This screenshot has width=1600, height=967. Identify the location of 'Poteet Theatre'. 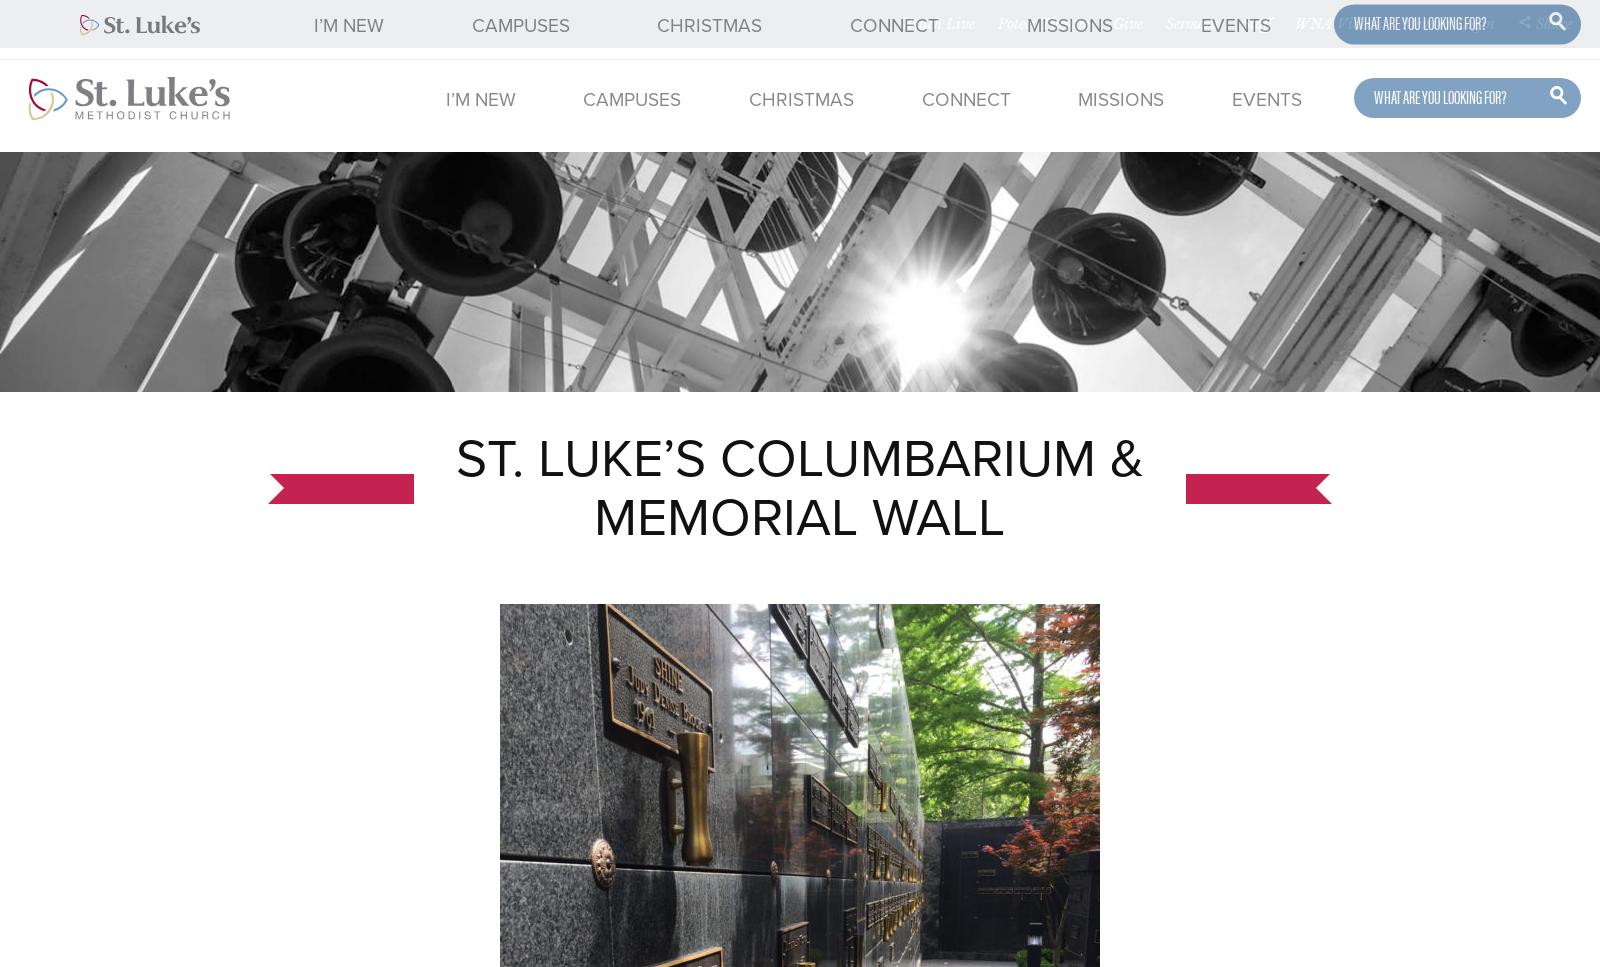
(995, 23).